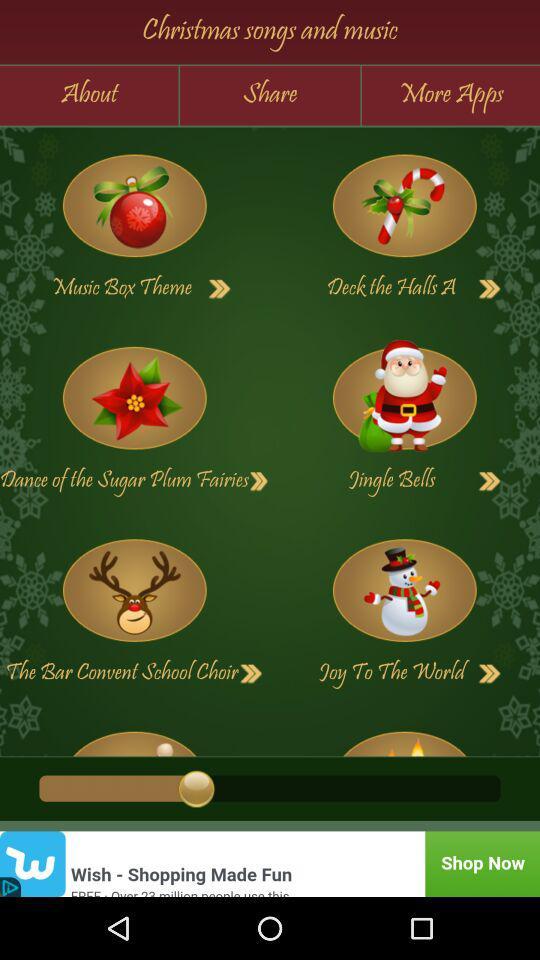 The height and width of the screenshot is (960, 540). I want to click on click character to play music, so click(134, 590).